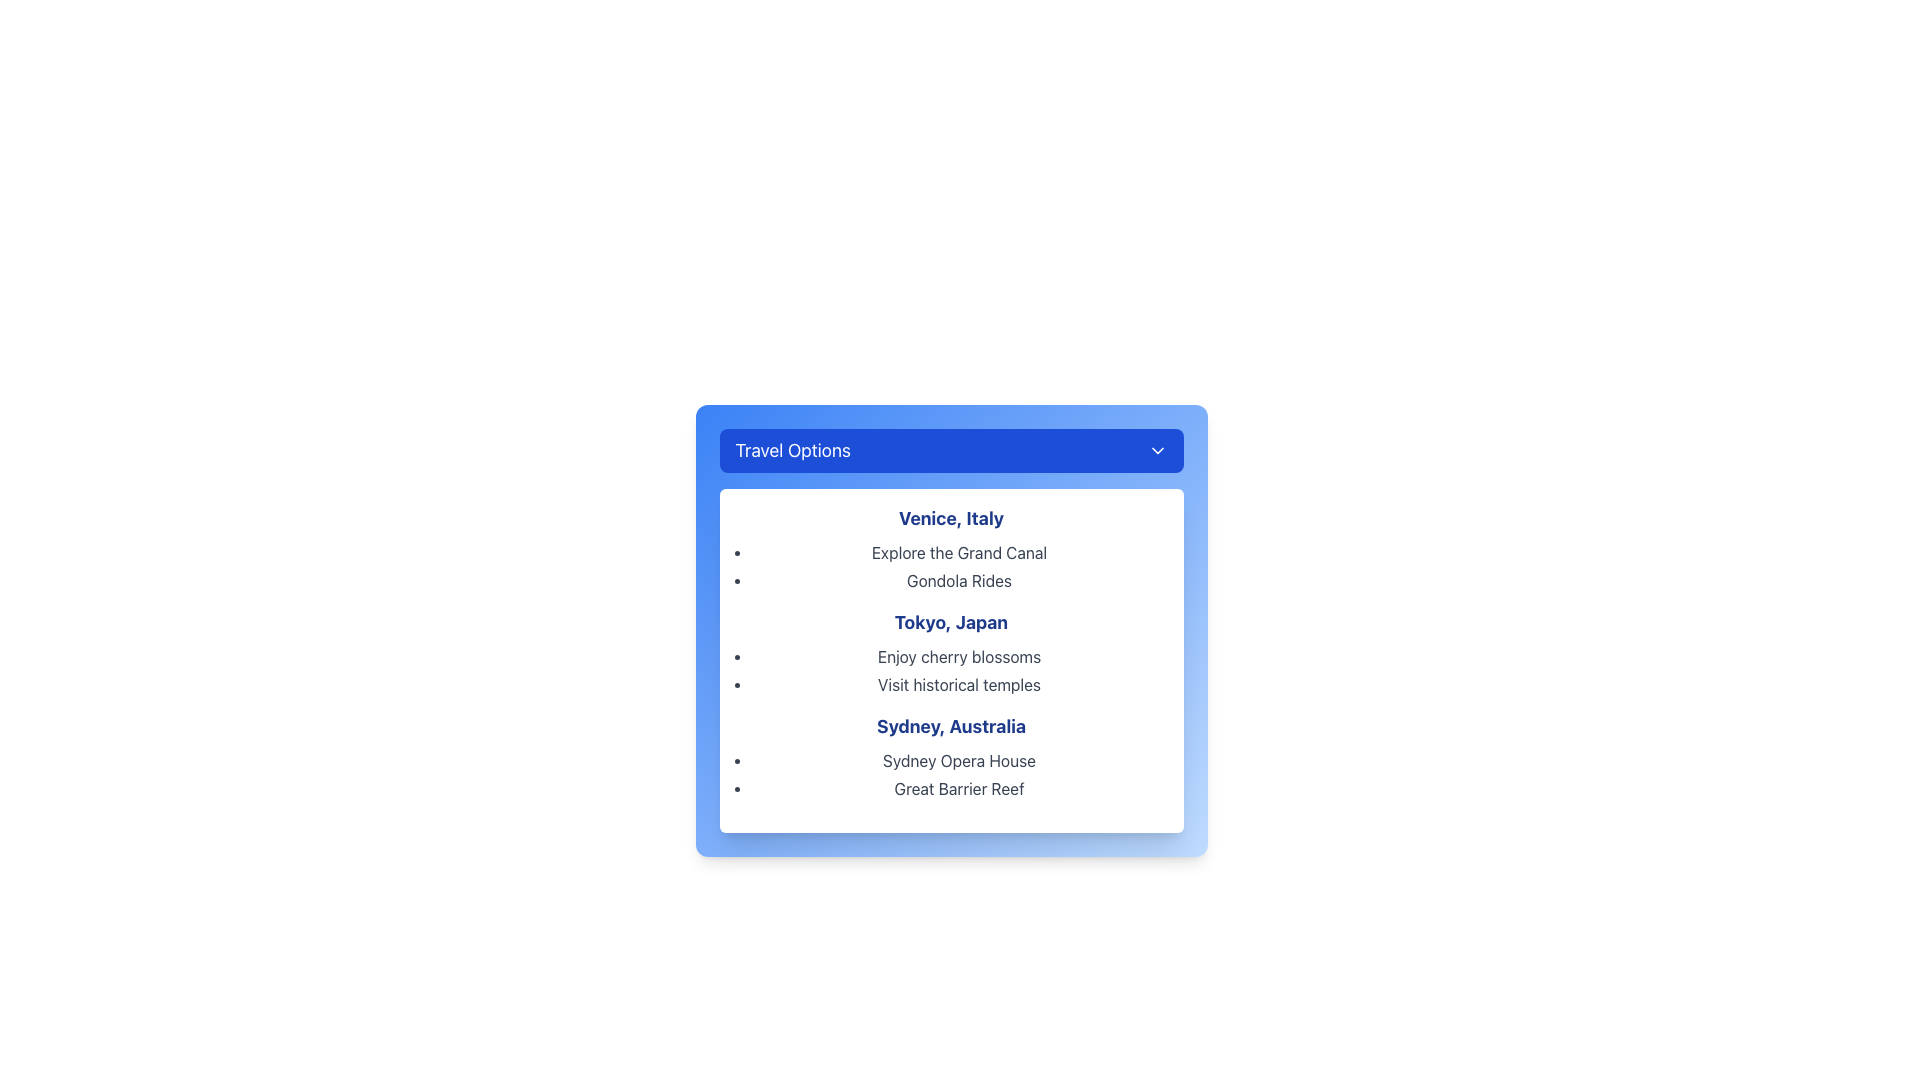 Image resolution: width=1920 pixels, height=1080 pixels. Describe the element at coordinates (950, 622) in the screenshot. I see `the text label header titled 'Tokyo, Japan' which is positioned centrally in a card layout, below 'Venice, Italy' and above descriptive points such as 'Enjoy cherry blossoms'` at that location.